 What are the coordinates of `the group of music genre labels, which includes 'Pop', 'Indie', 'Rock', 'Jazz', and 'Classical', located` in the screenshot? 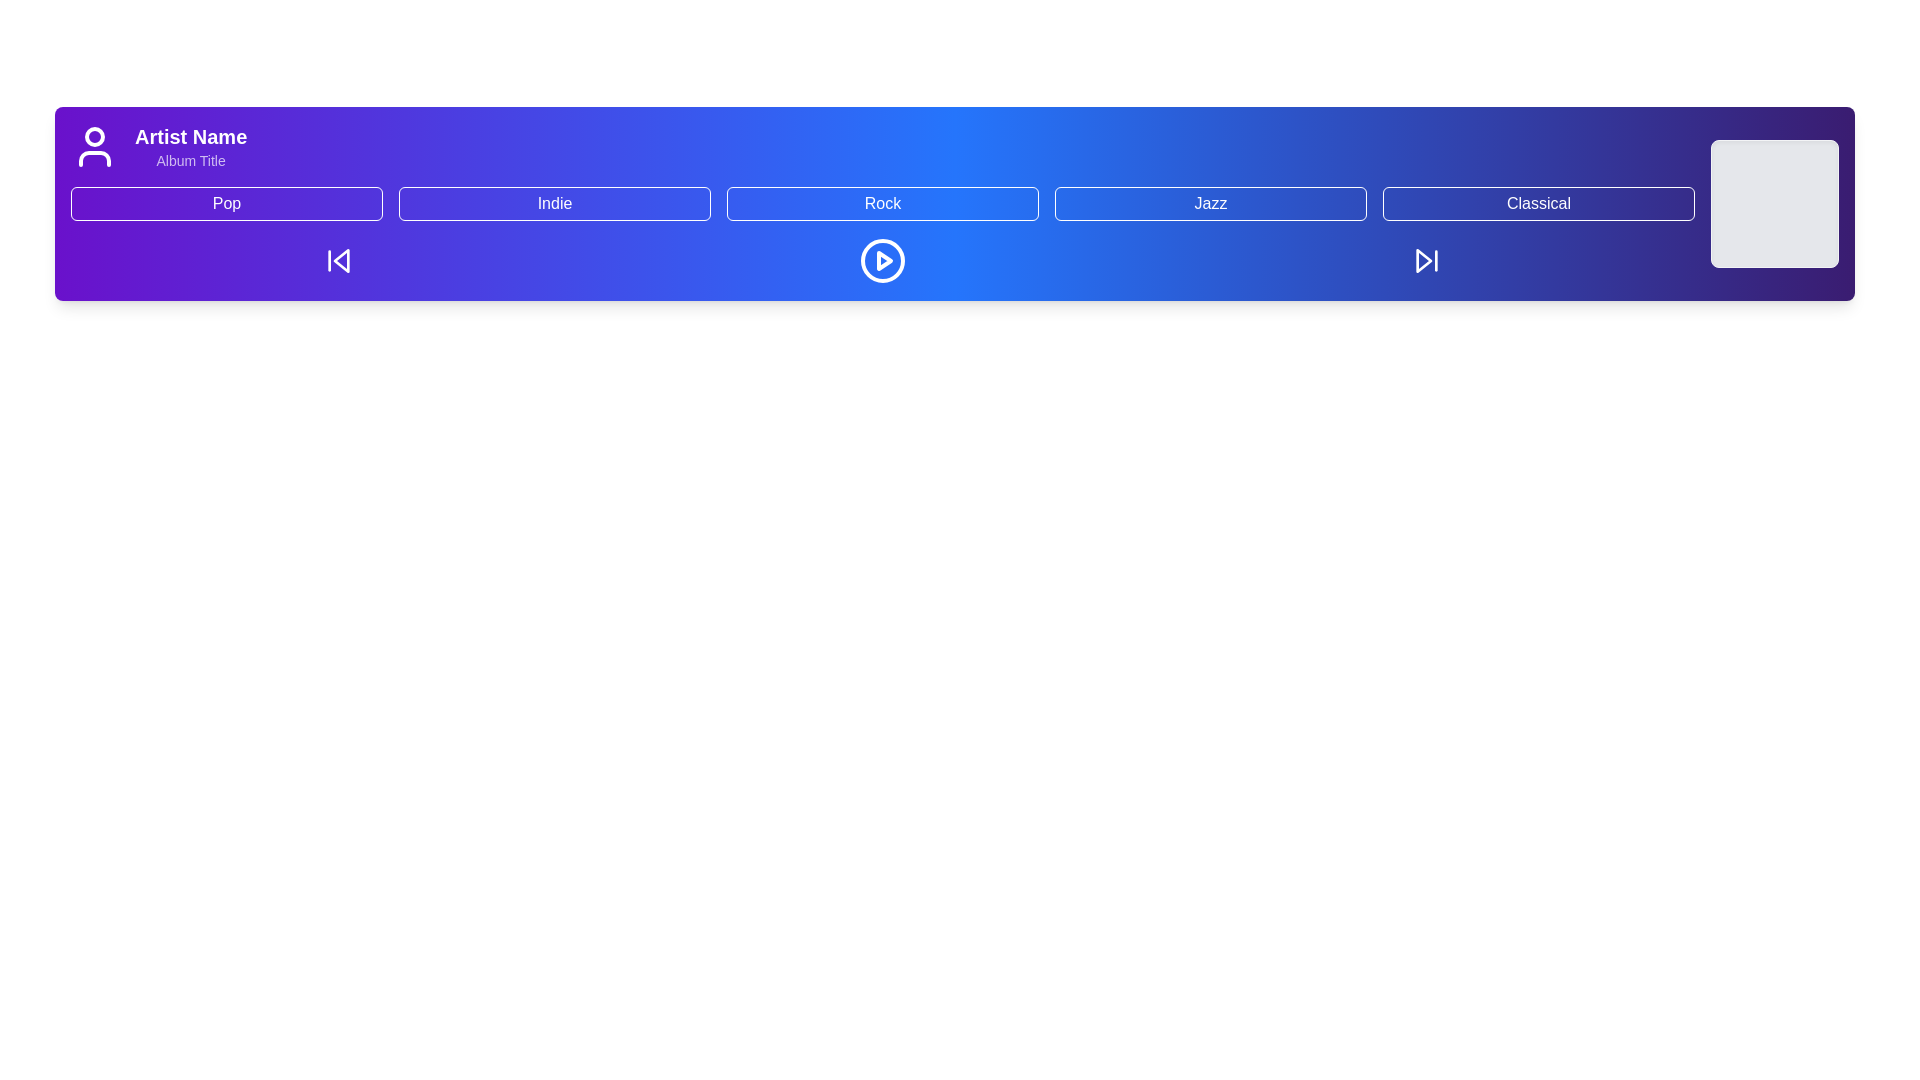 It's located at (882, 204).